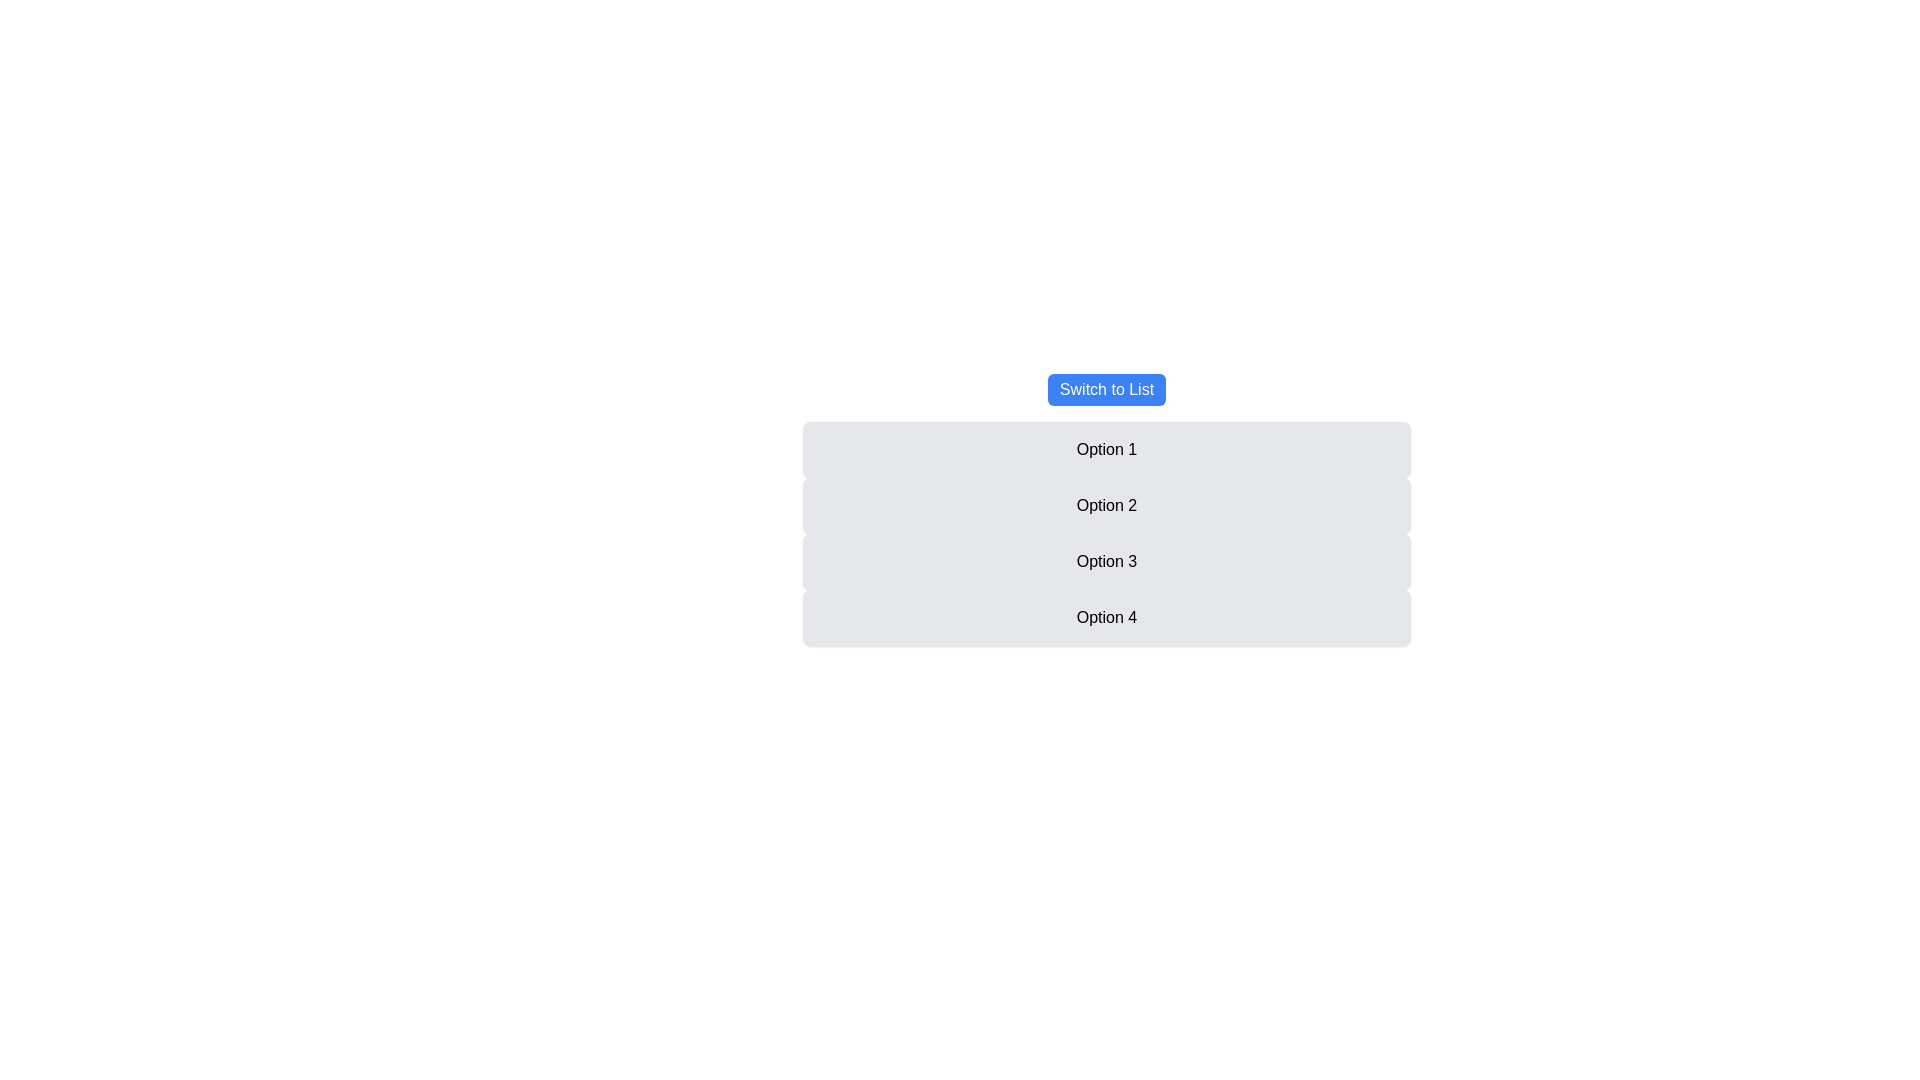 The height and width of the screenshot is (1080, 1920). What do you see at coordinates (1106, 450) in the screenshot?
I see `the selectable item labeled 'Option 1', which is the first in a vertical list of four options located beneath the 'Switch to List' button` at bounding box center [1106, 450].